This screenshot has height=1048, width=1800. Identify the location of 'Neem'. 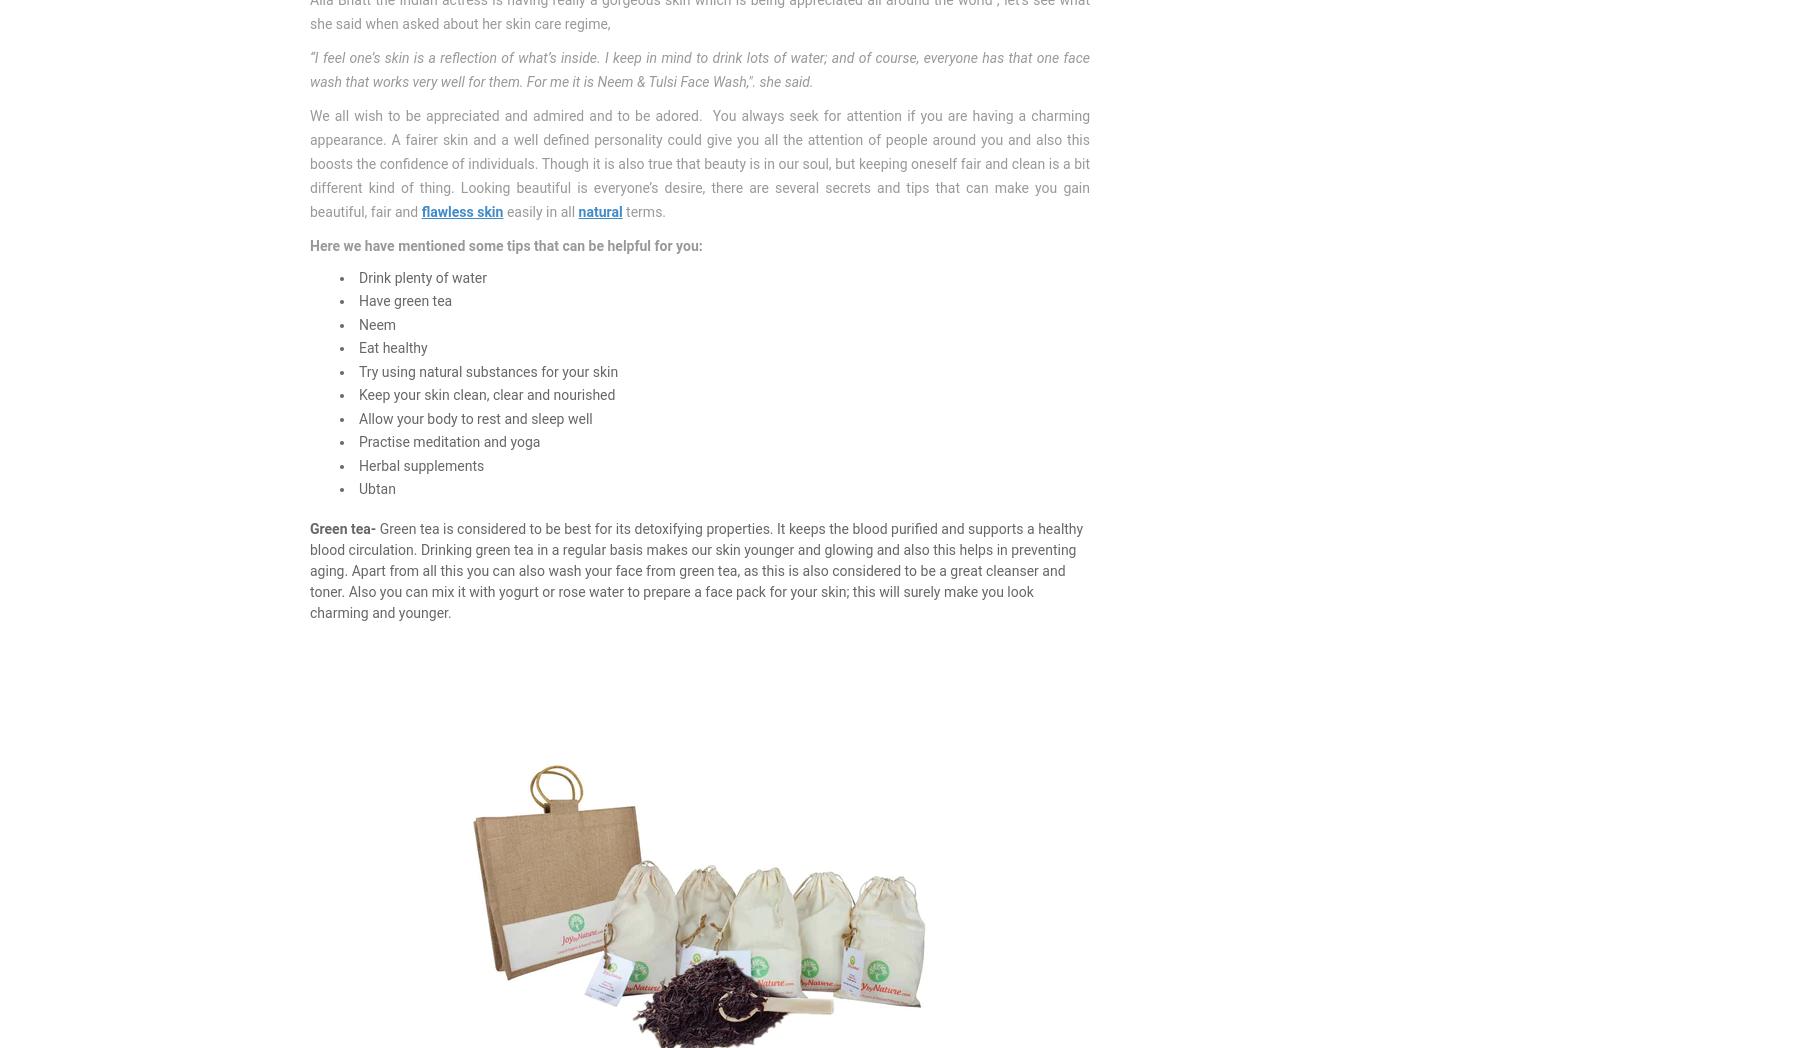
(377, 324).